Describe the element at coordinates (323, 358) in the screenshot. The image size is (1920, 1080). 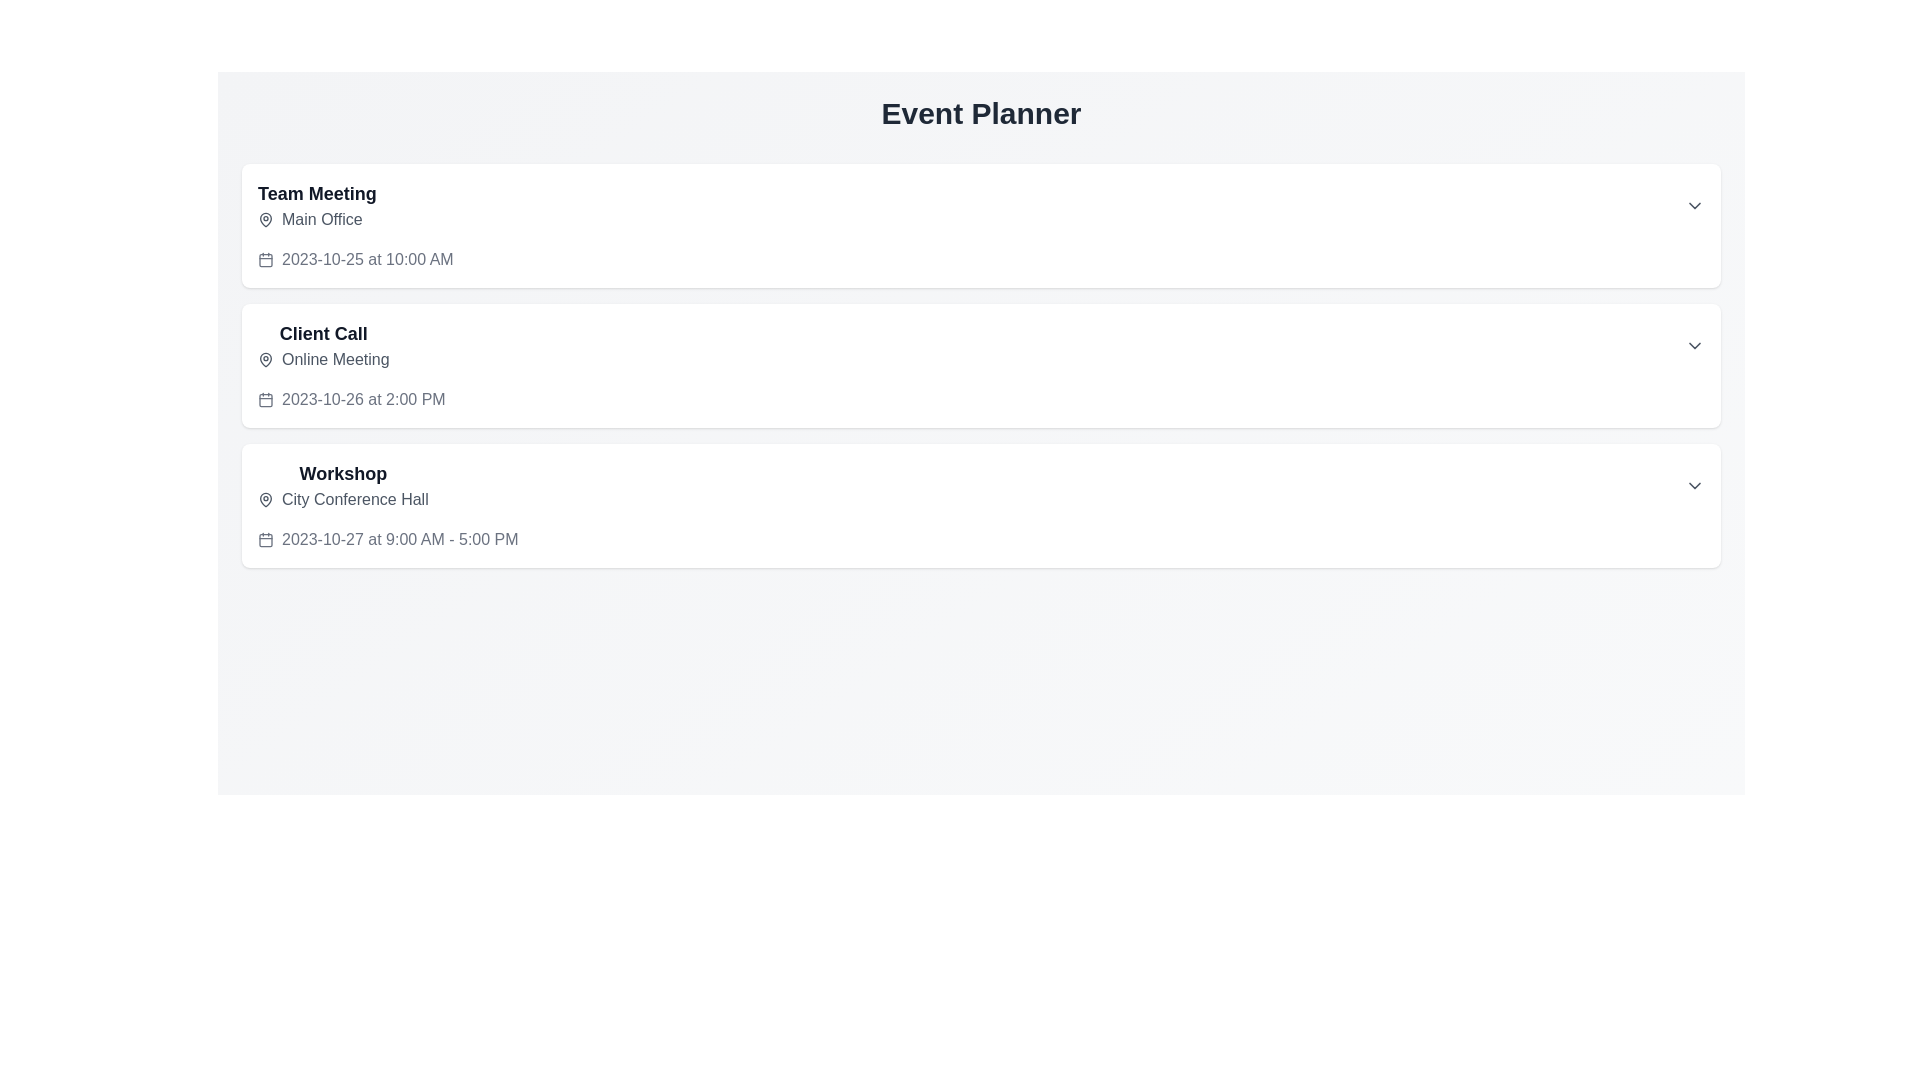
I see `the label with icon located in the 'Client Call' section, positioned directly underneath the 'Client Call' title text` at that location.